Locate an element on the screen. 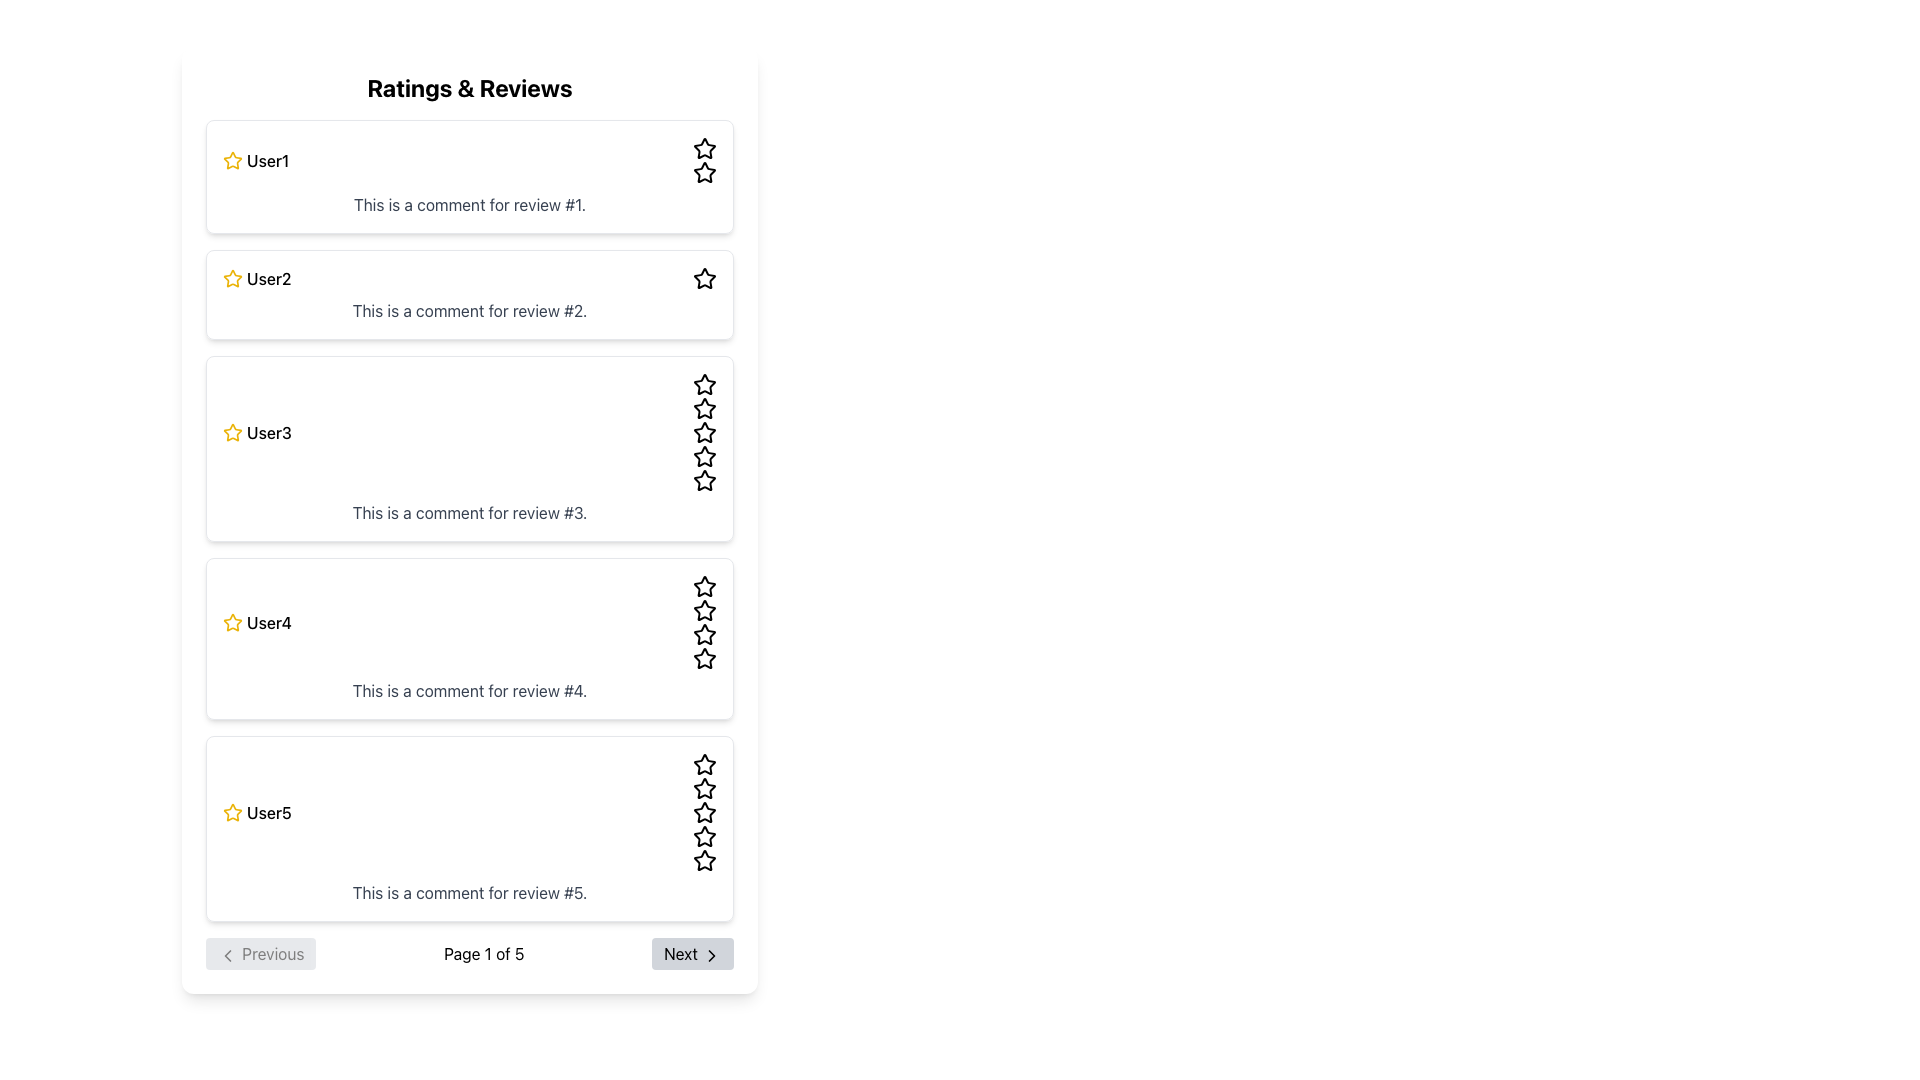 This screenshot has width=1920, height=1080. the fifth star icon in the rating system is located at coordinates (705, 859).